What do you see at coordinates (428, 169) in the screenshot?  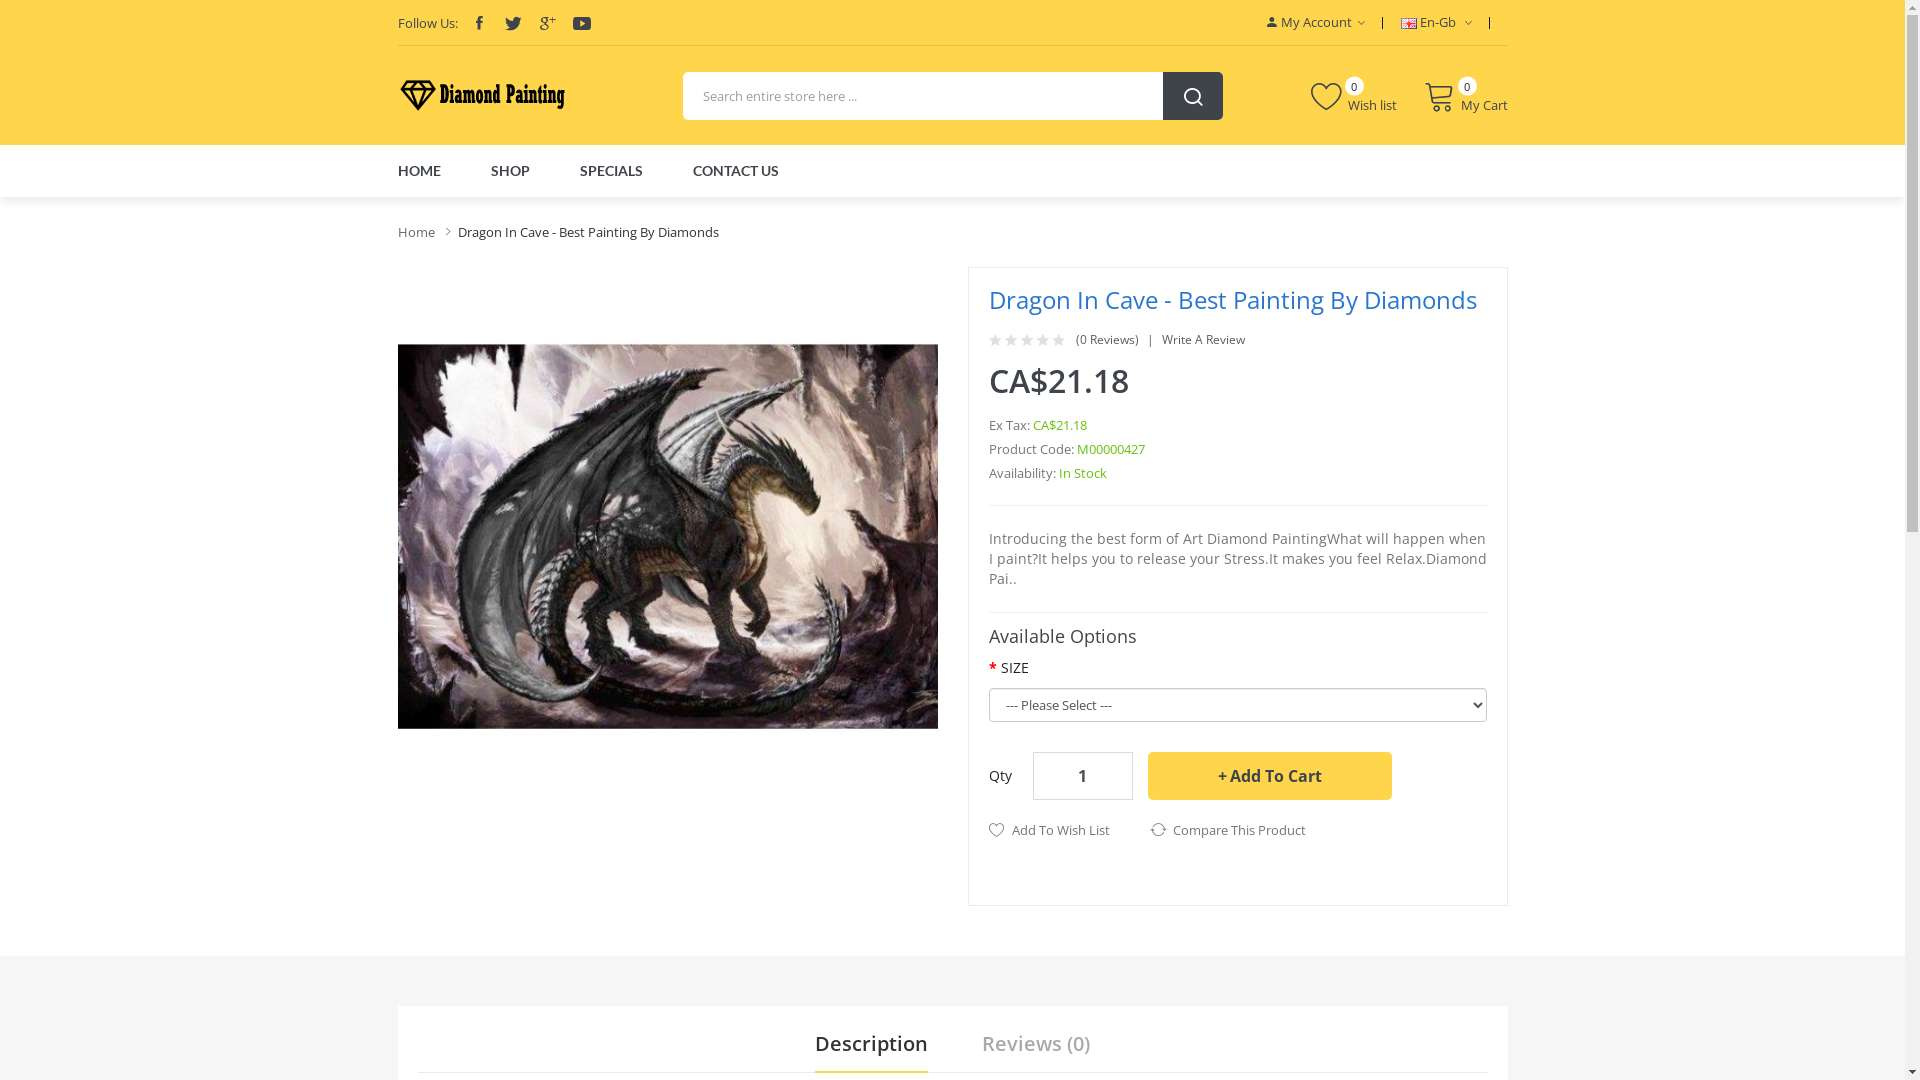 I see `'HOME'` at bounding box center [428, 169].